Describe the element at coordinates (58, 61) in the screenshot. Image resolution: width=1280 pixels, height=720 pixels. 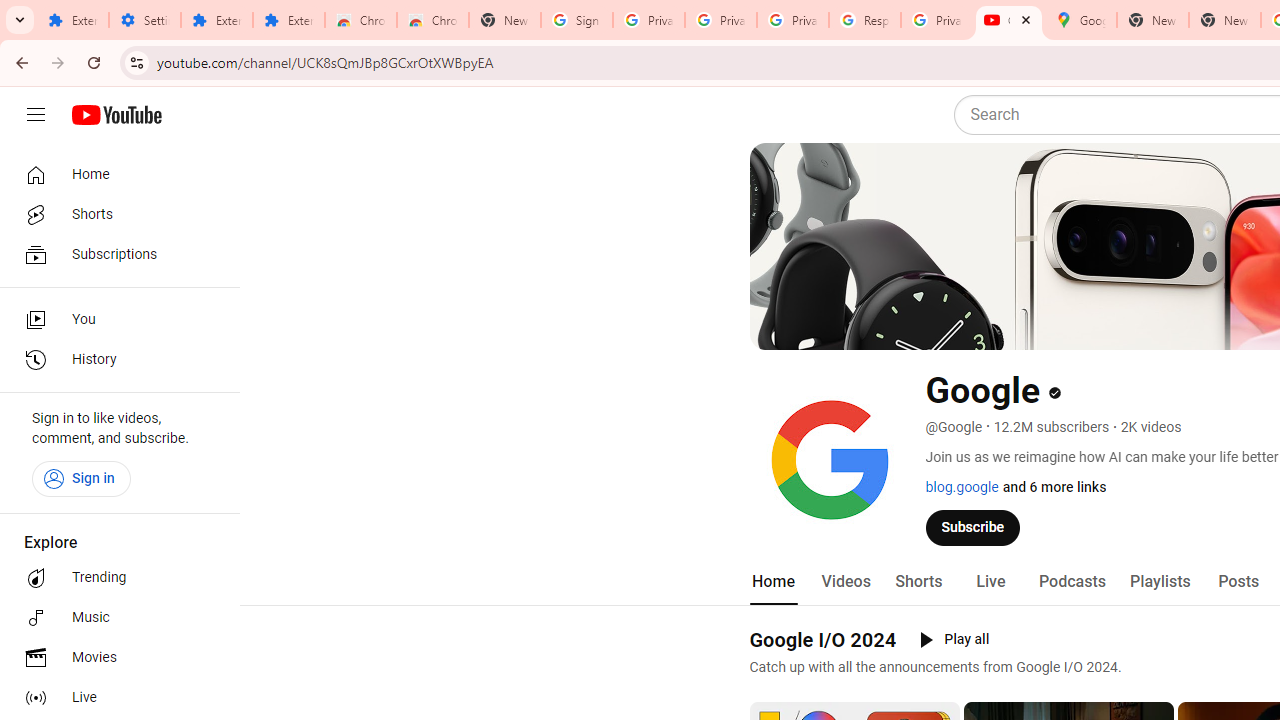
I see `'Forward'` at that location.